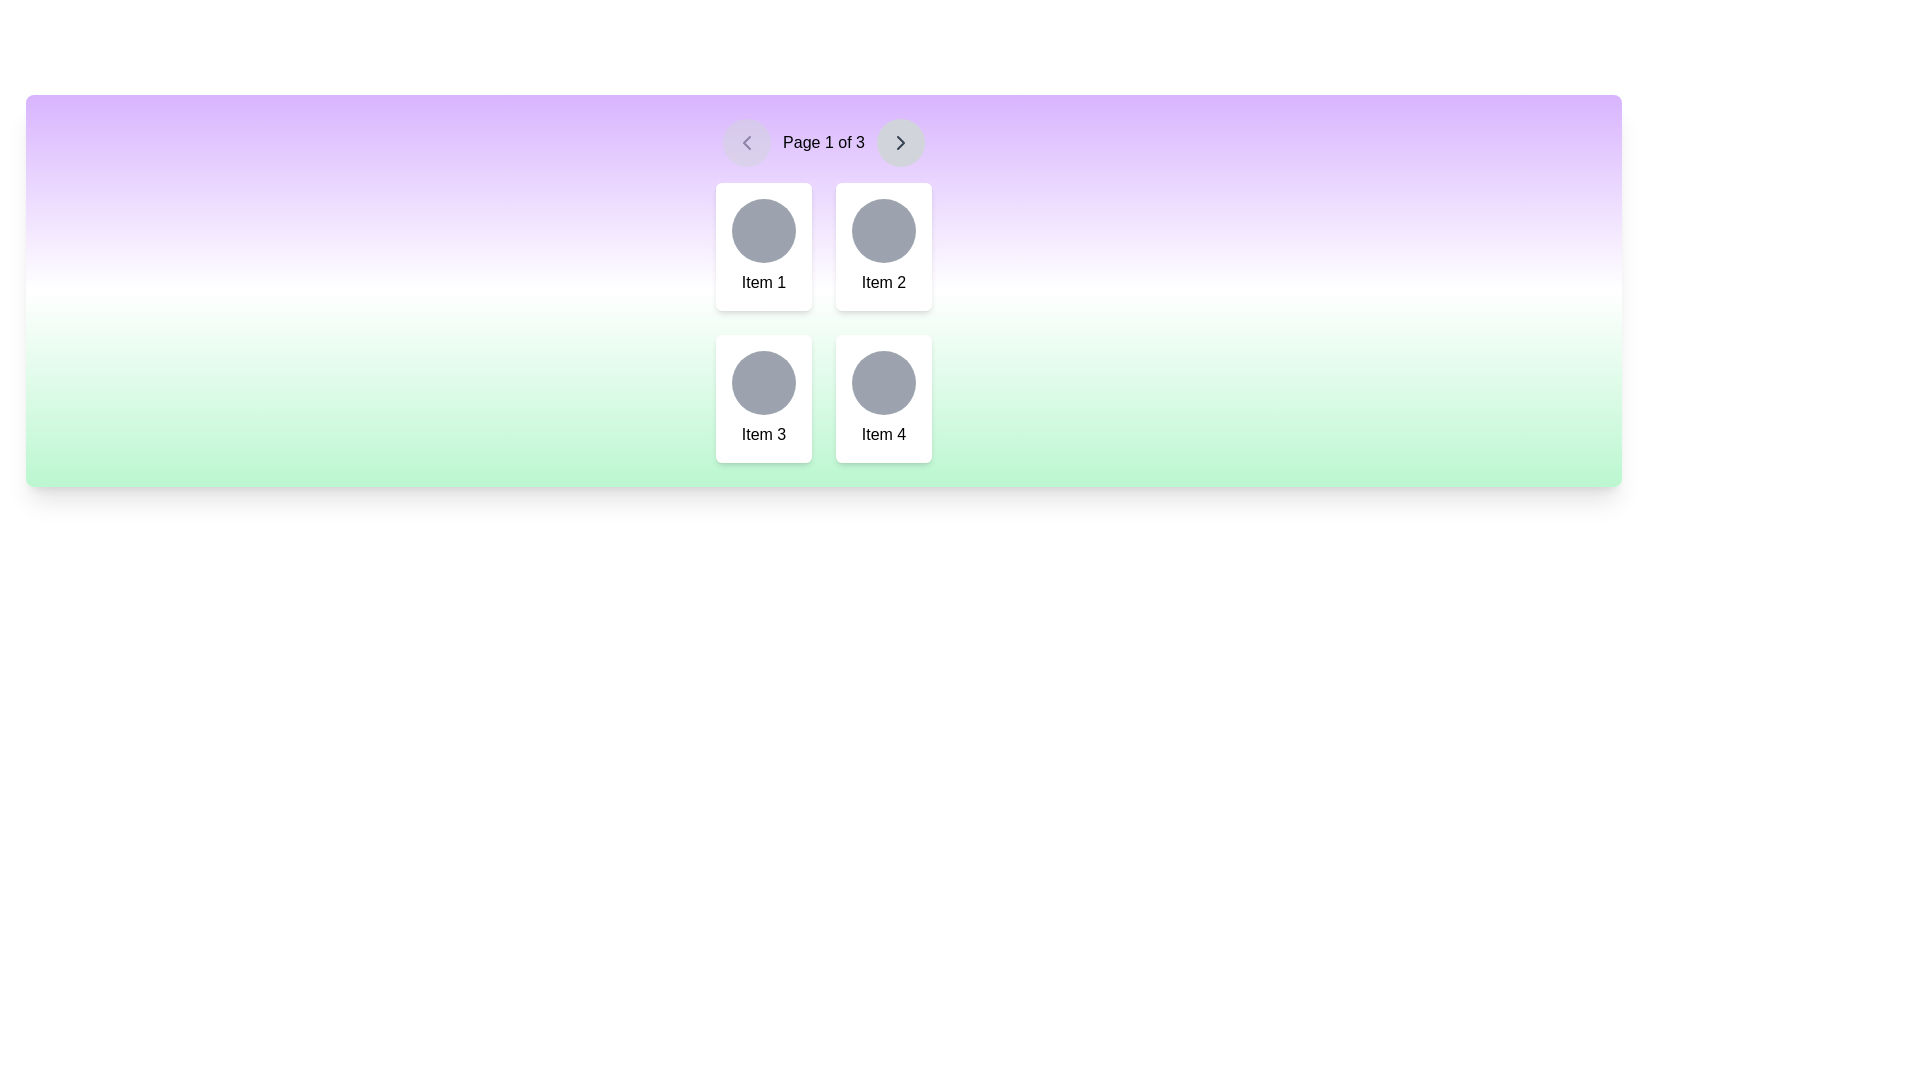 This screenshot has height=1080, width=1920. I want to click on the second navigation button with an icon in the pagination controls, so click(899, 141).